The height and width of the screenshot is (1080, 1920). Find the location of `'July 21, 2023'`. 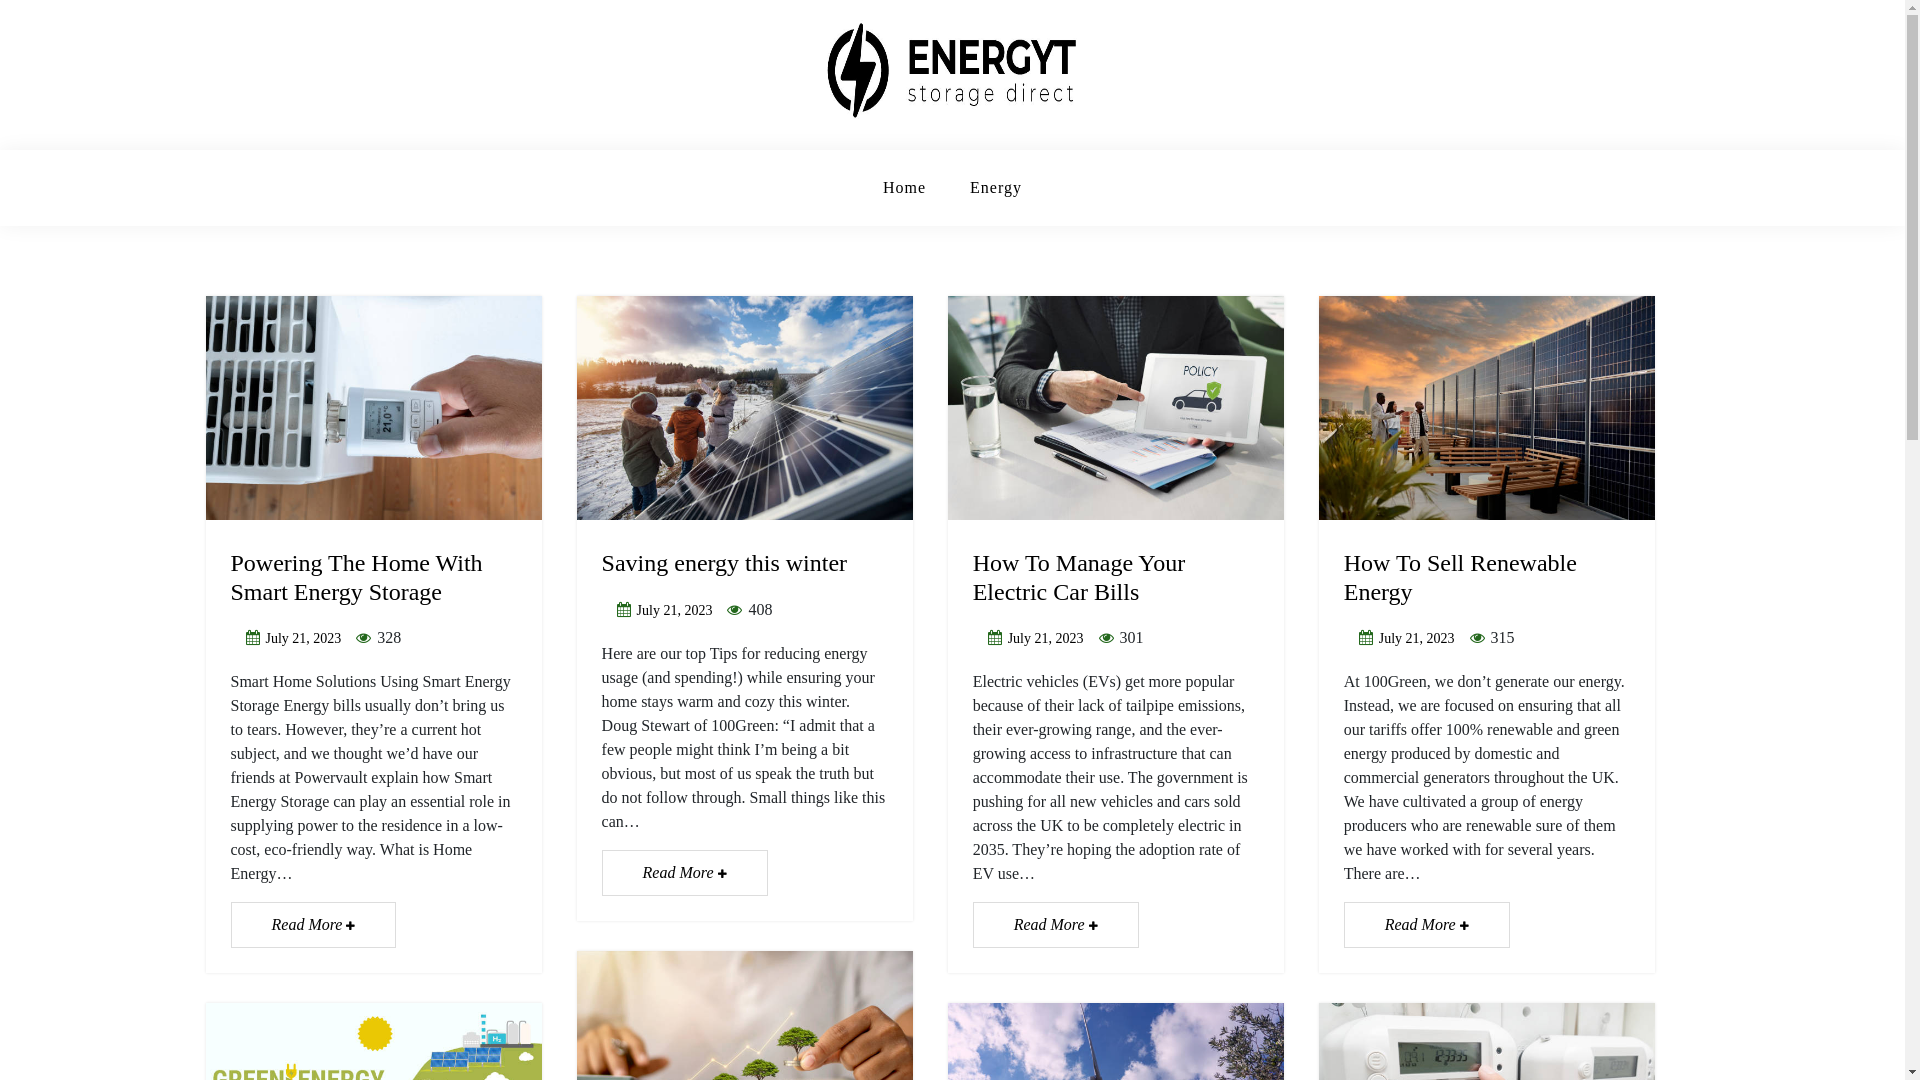

'July 21, 2023' is located at coordinates (302, 638).